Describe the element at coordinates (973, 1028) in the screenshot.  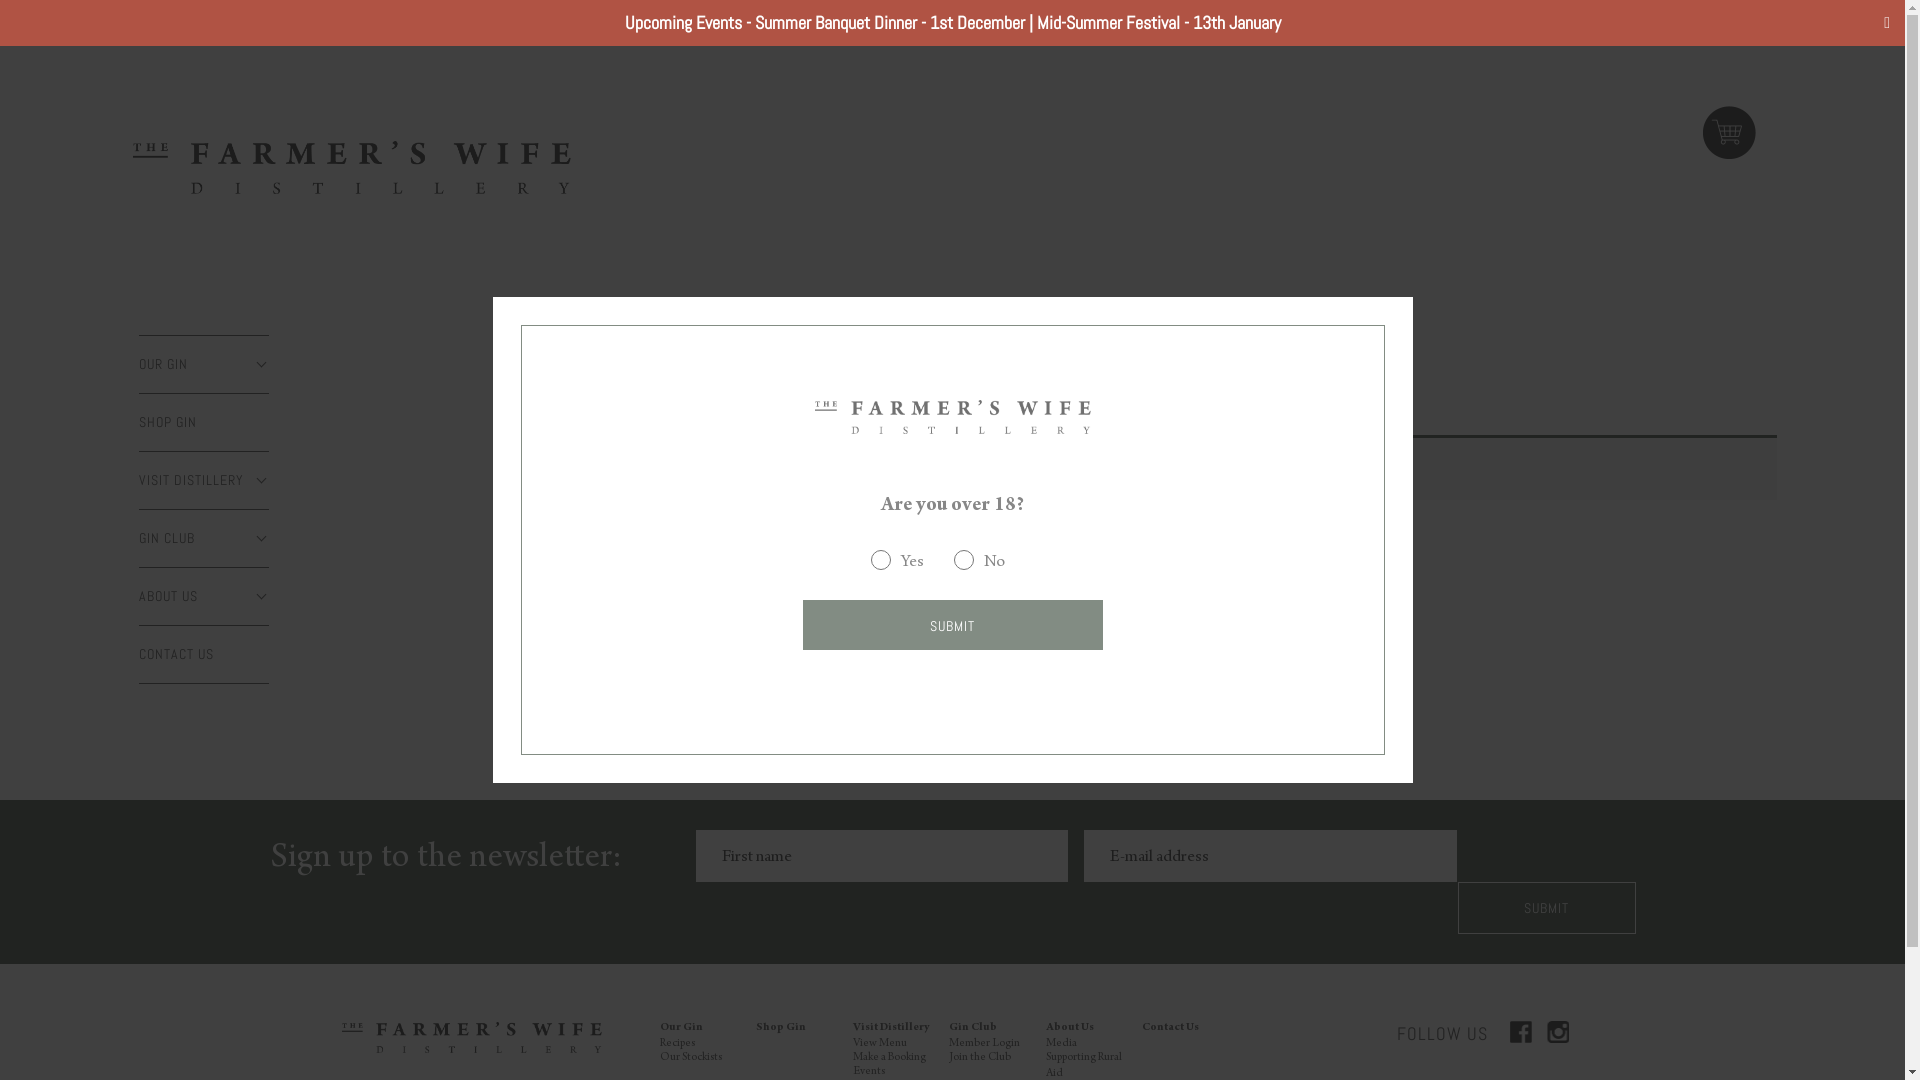
I see `'Gin Club'` at that location.